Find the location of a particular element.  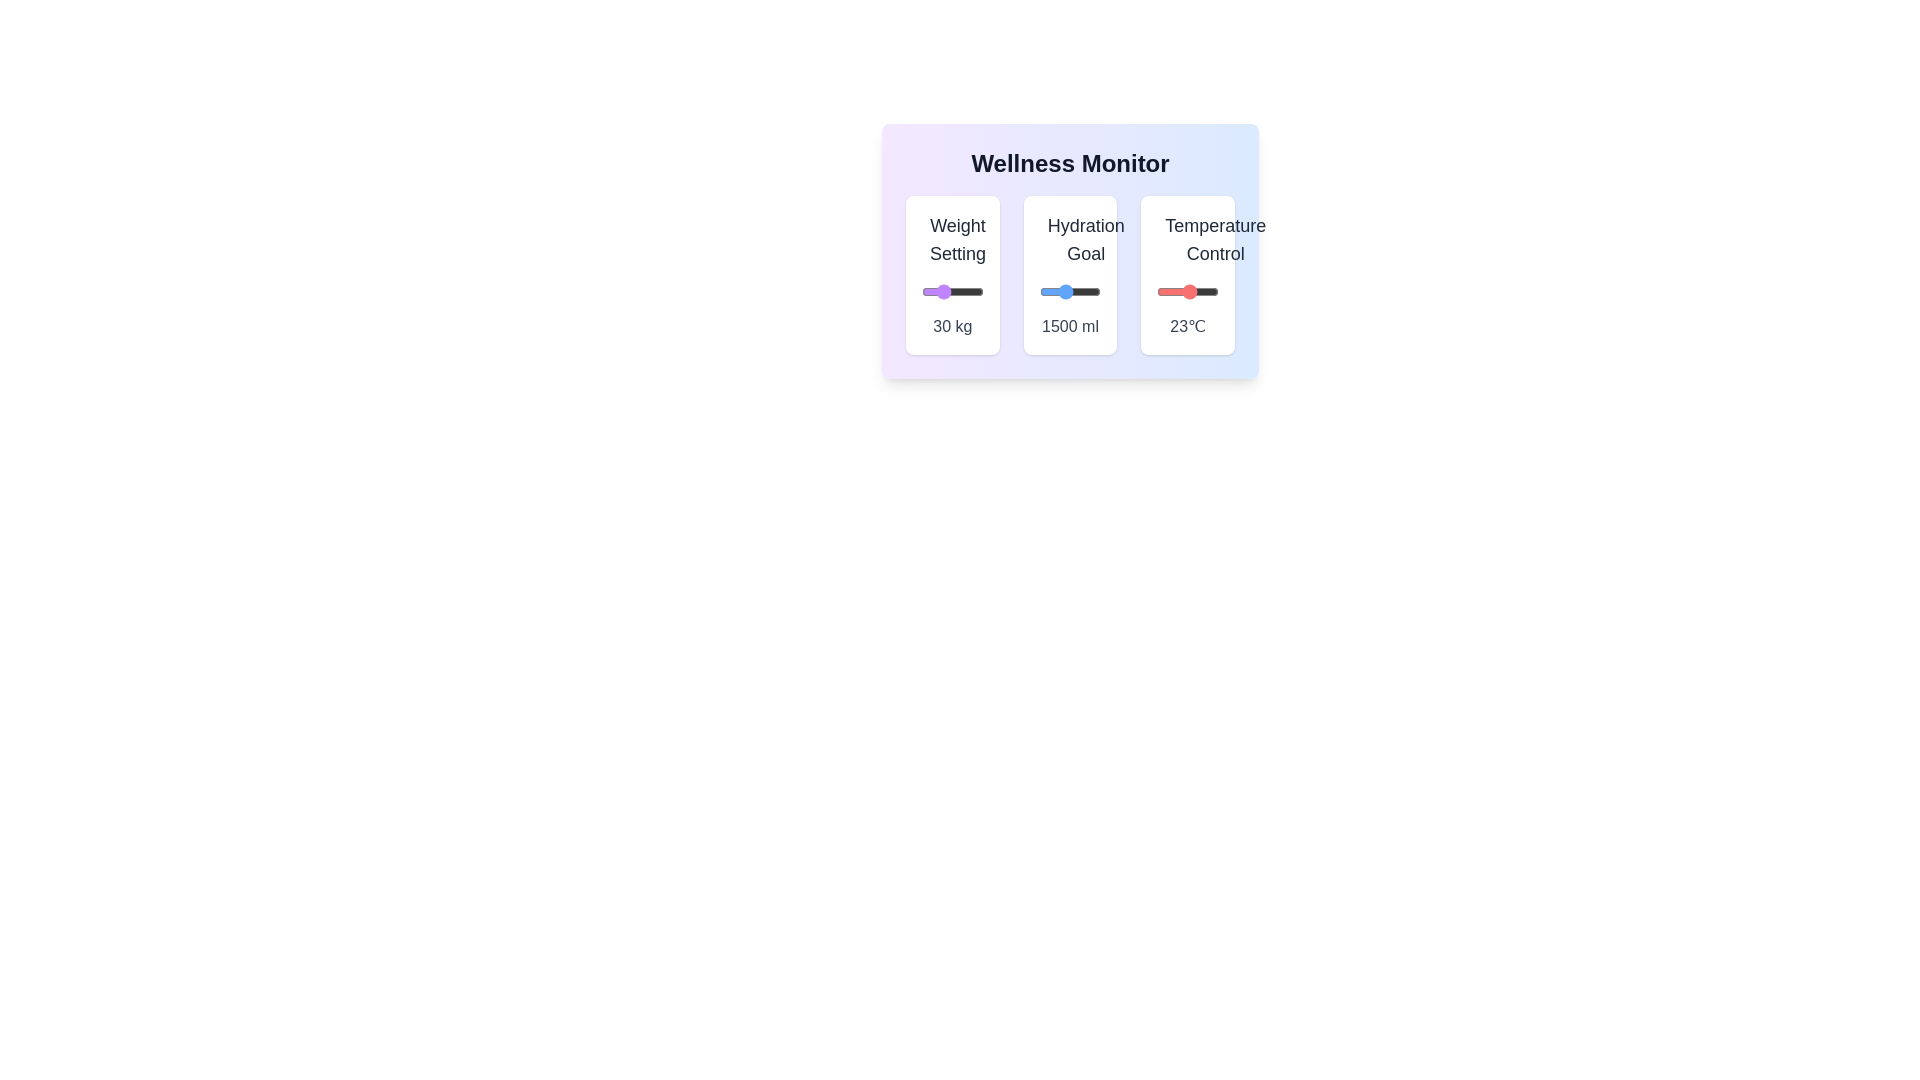

hydration goal is located at coordinates (1078, 292).